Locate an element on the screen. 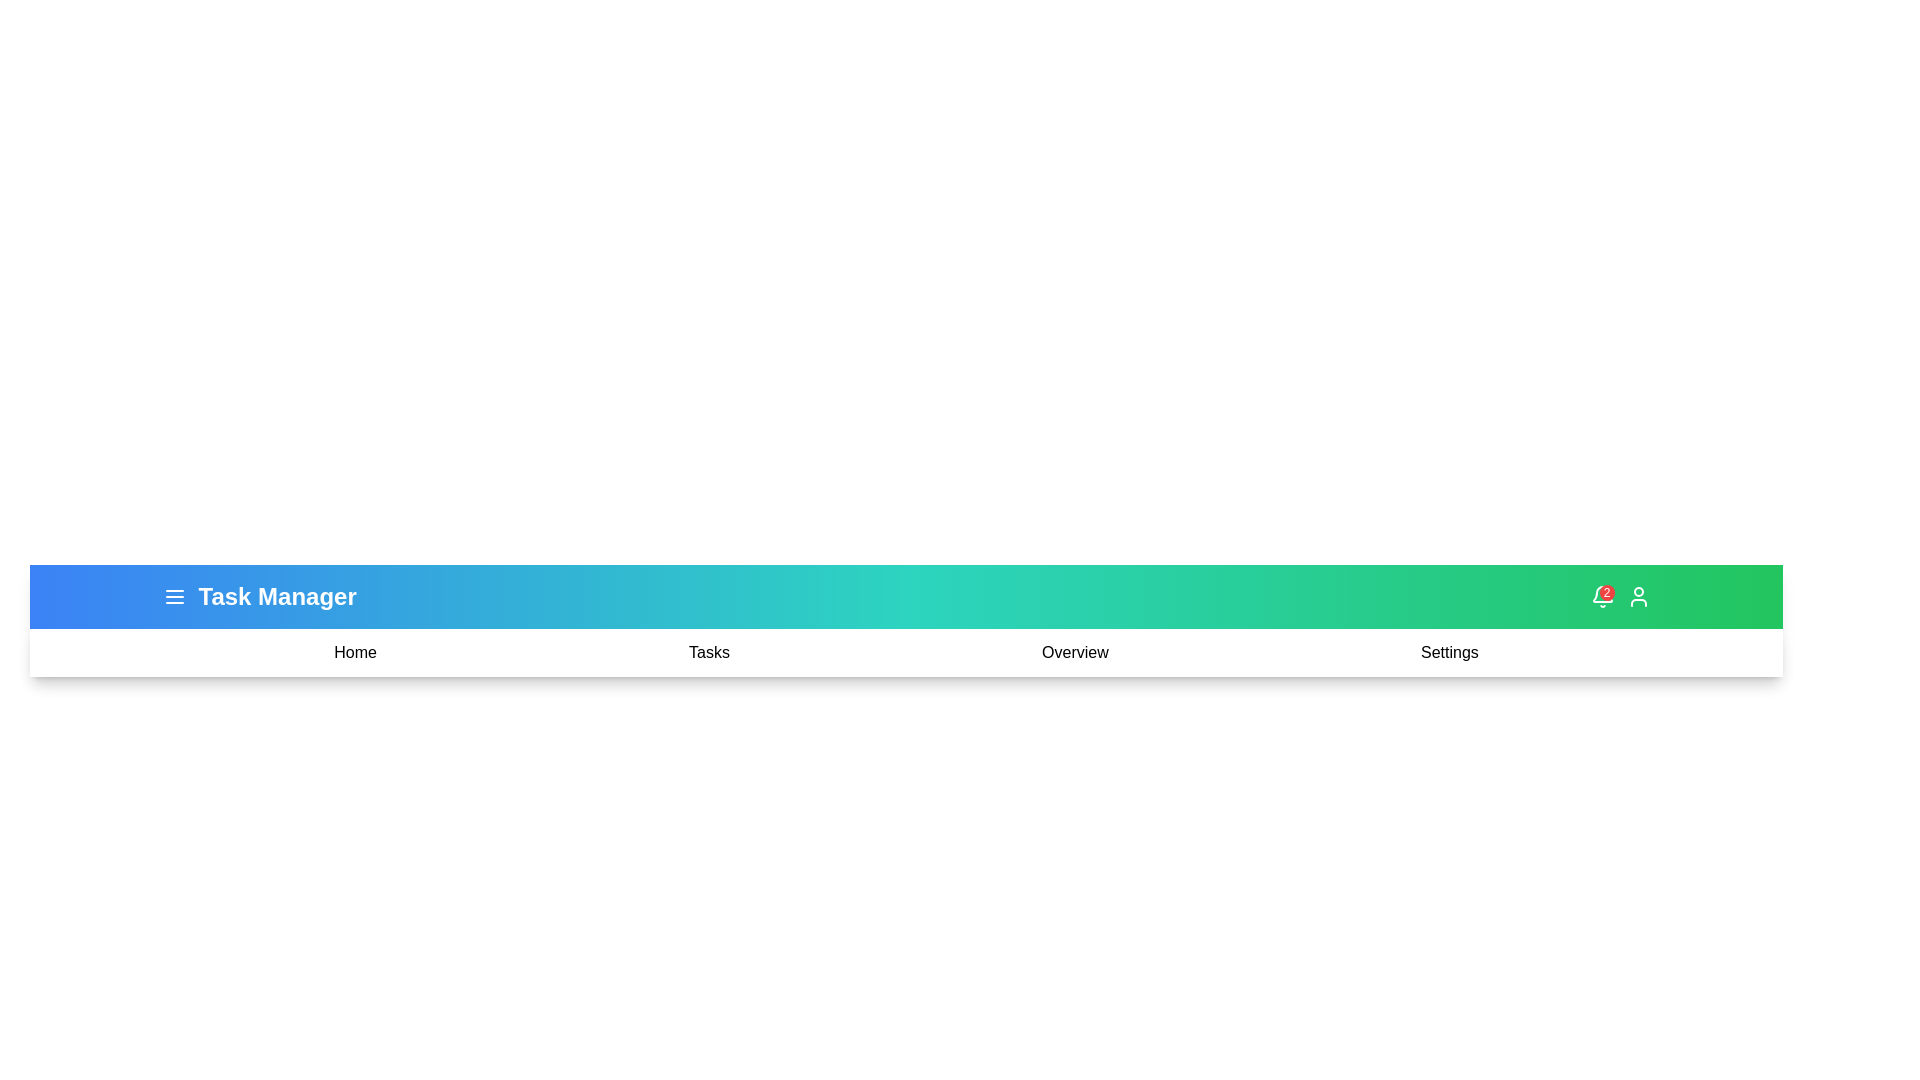  the menu item Overview to navigate to the corresponding section is located at coordinates (1074, 652).